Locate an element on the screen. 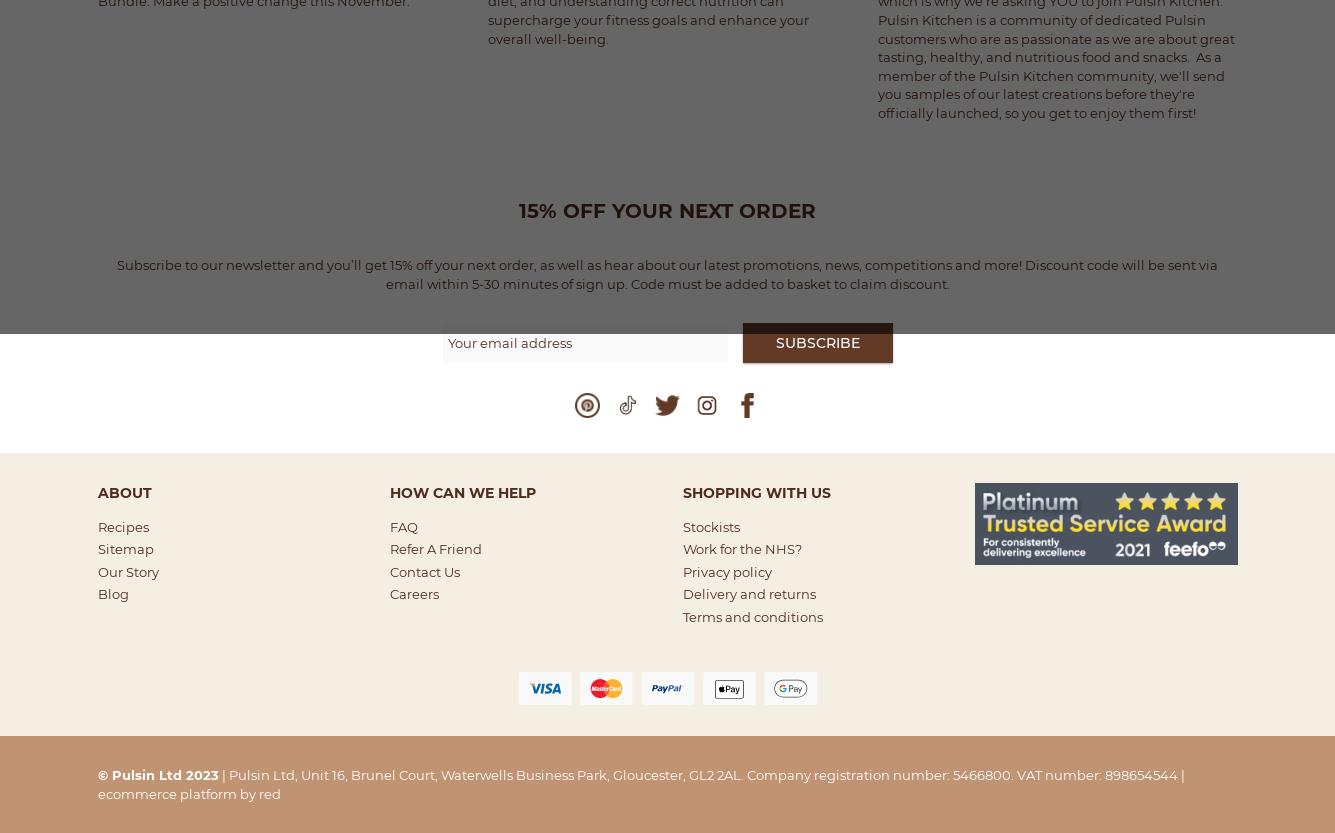 This screenshot has width=1335, height=833. 'Work for the NHS?' is located at coordinates (740, 548).